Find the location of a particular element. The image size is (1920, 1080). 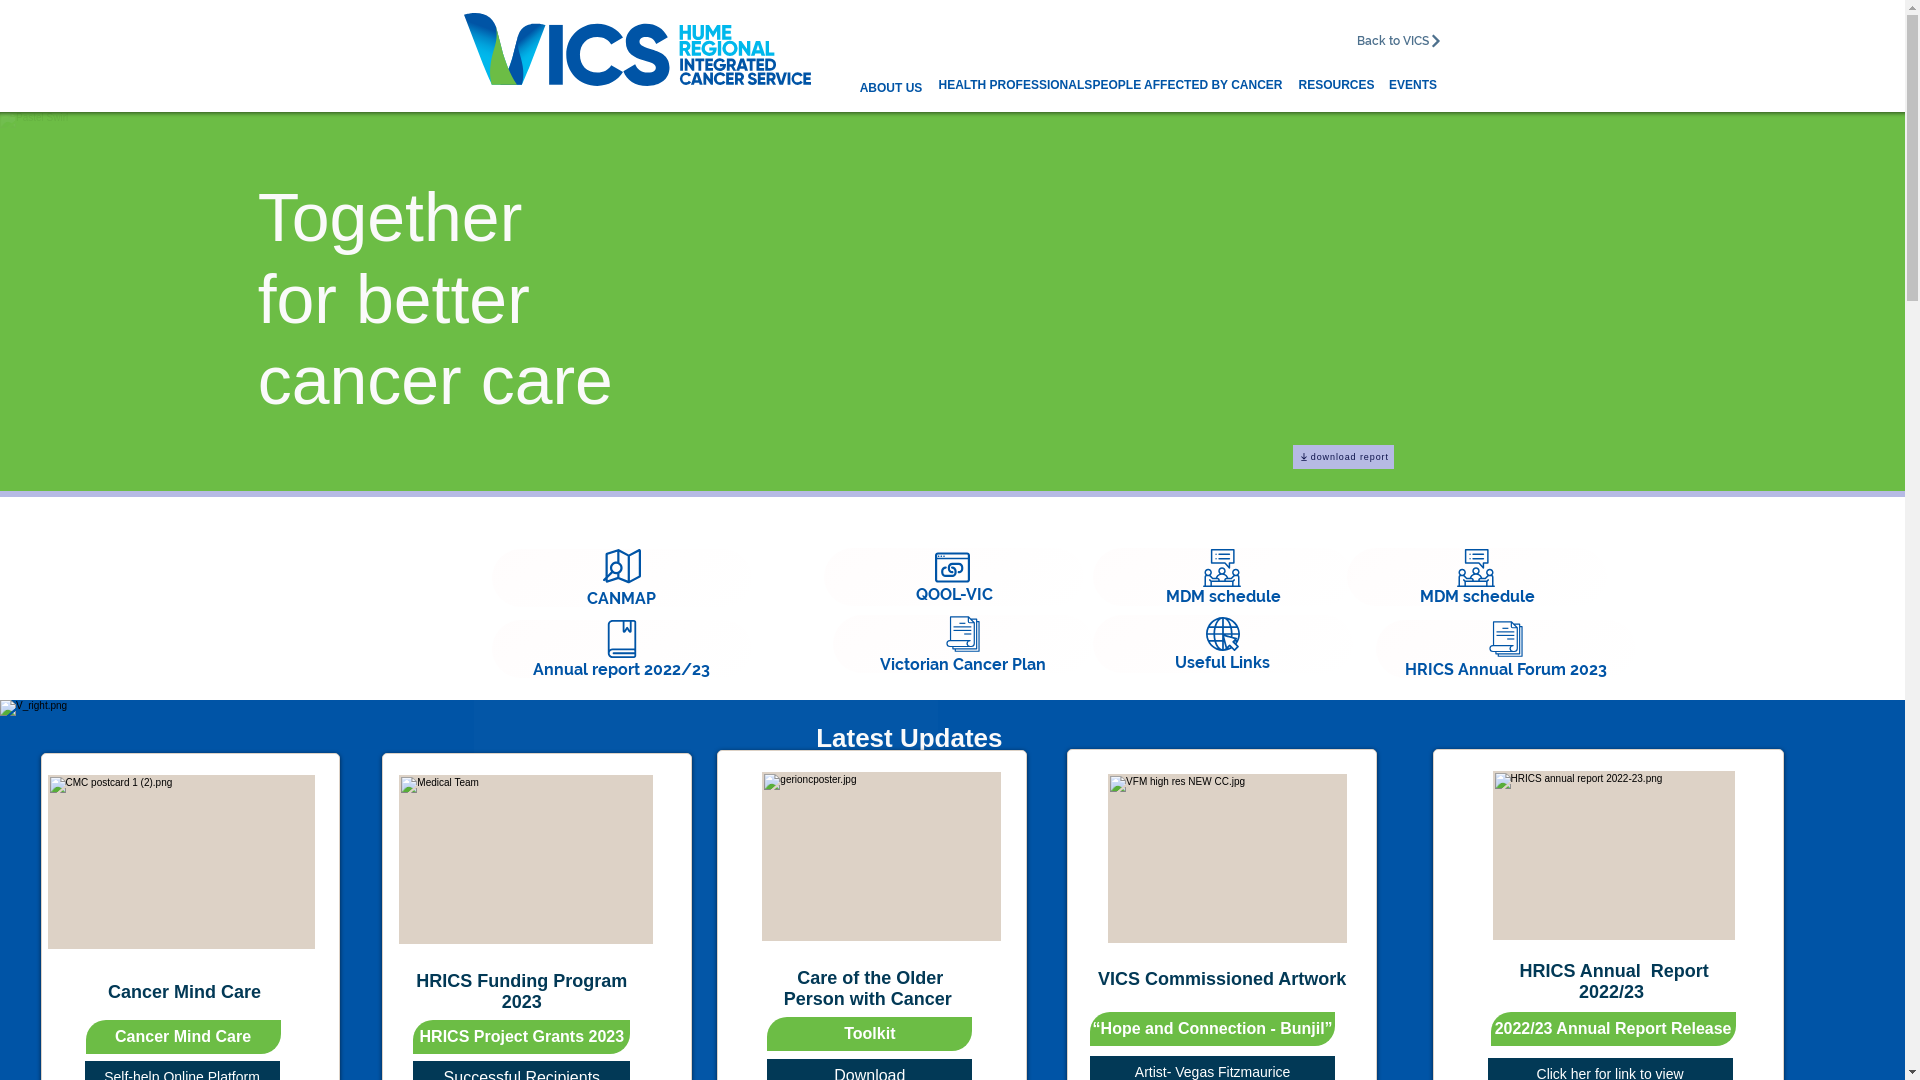

'CANMAP' is located at coordinates (621, 578).